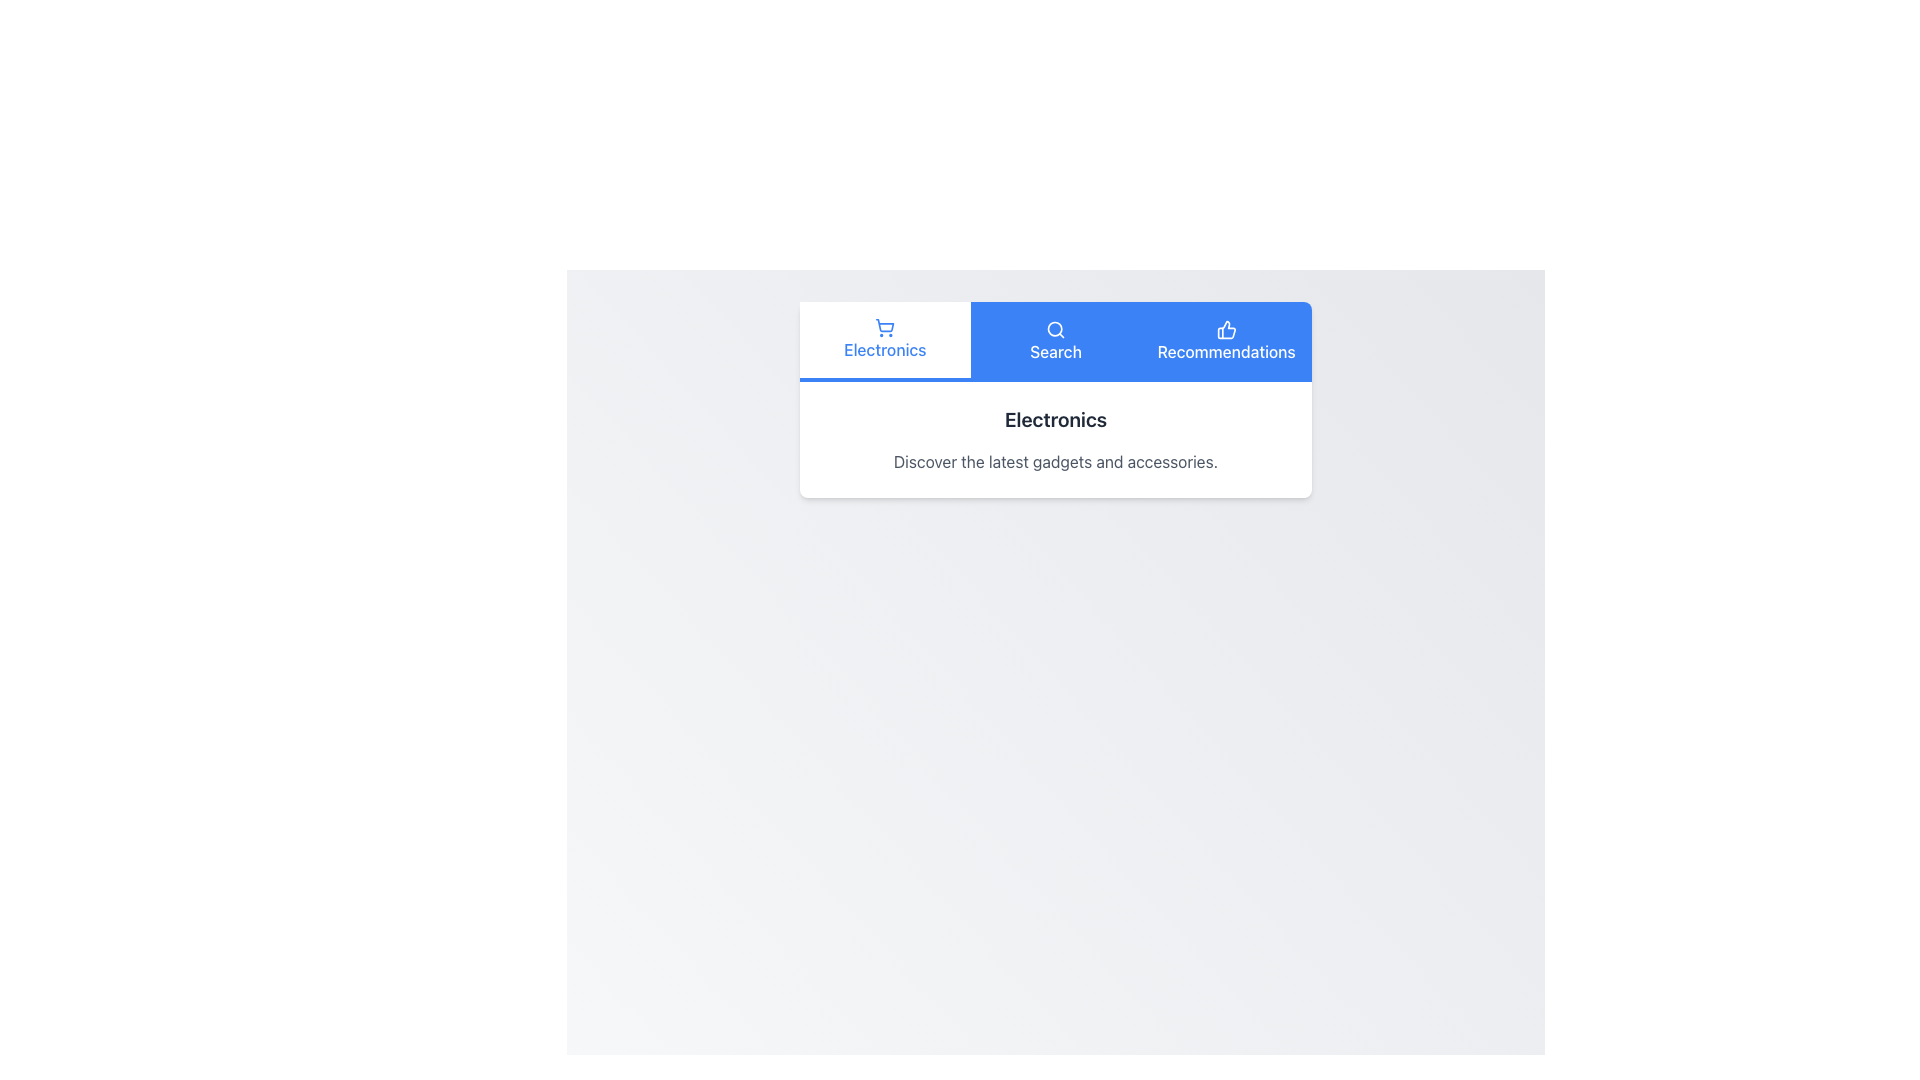 Image resolution: width=1920 pixels, height=1080 pixels. Describe the element at coordinates (1055, 341) in the screenshot. I see `the 'Search' button, which is the second button in the navigation menu styled with a blue background and white text, to check for any visual effects` at that location.